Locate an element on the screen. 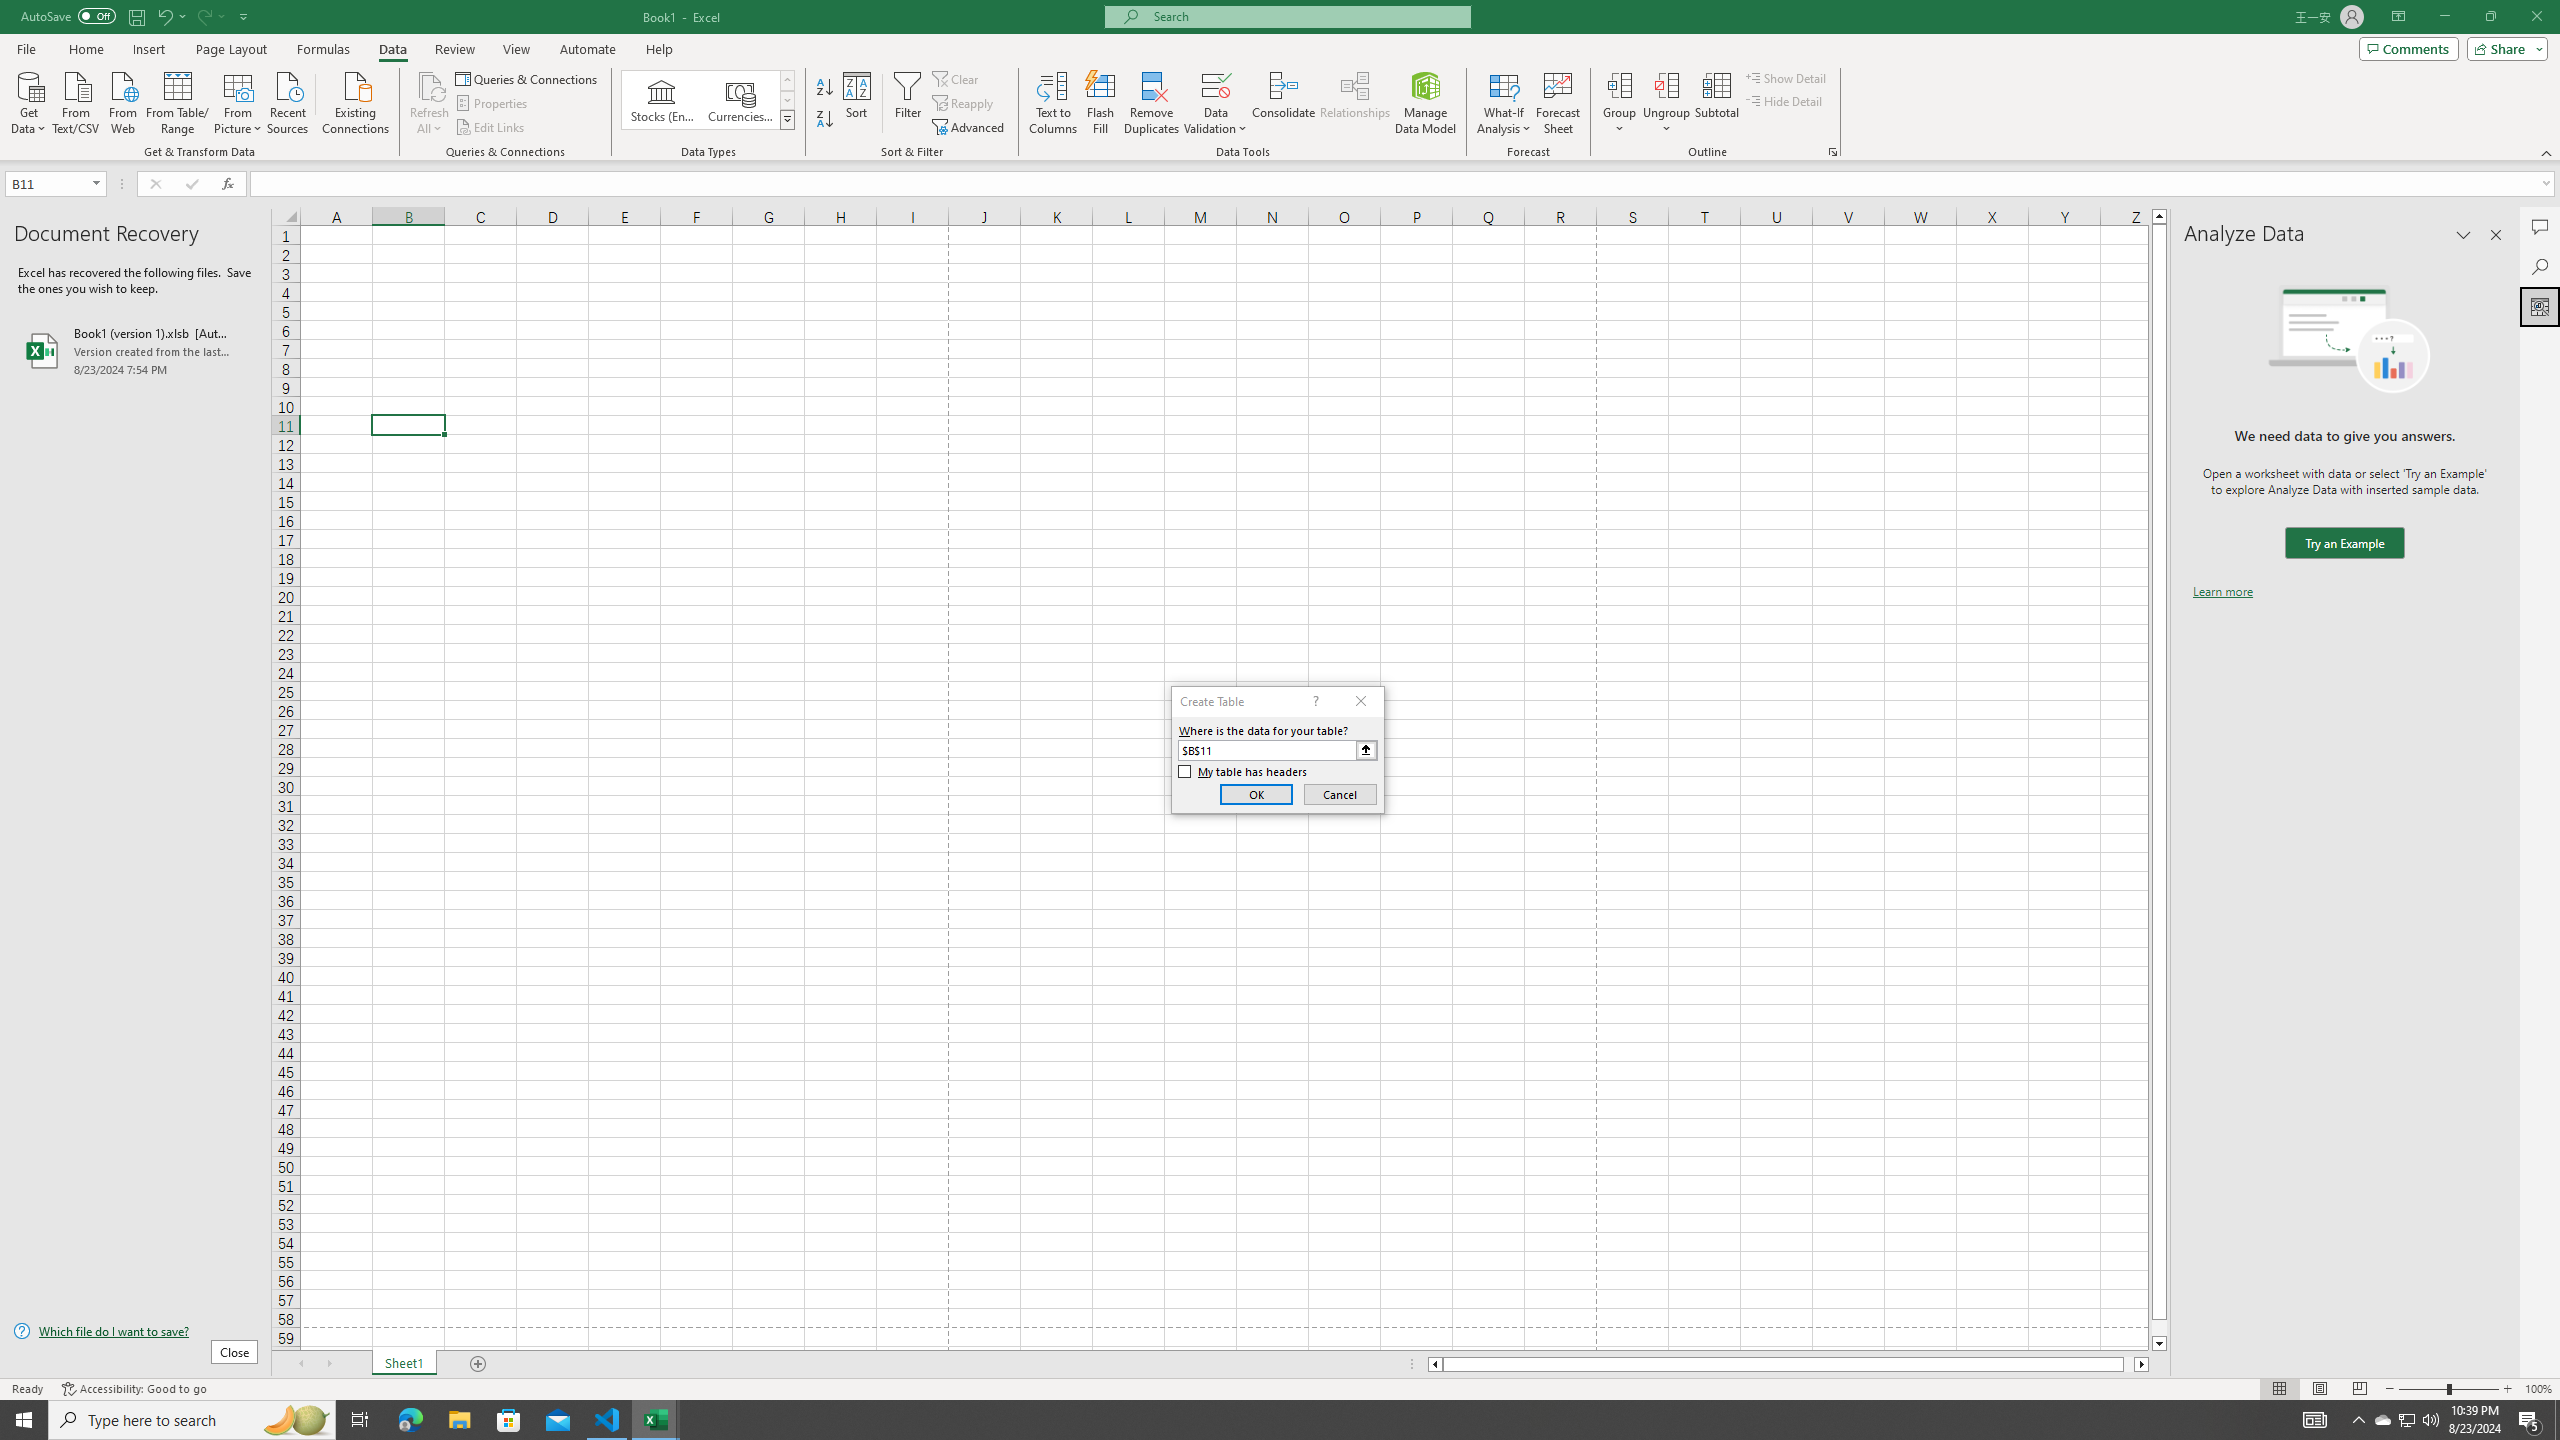 The width and height of the screenshot is (2560, 1440). 'Properties' is located at coordinates (493, 103).